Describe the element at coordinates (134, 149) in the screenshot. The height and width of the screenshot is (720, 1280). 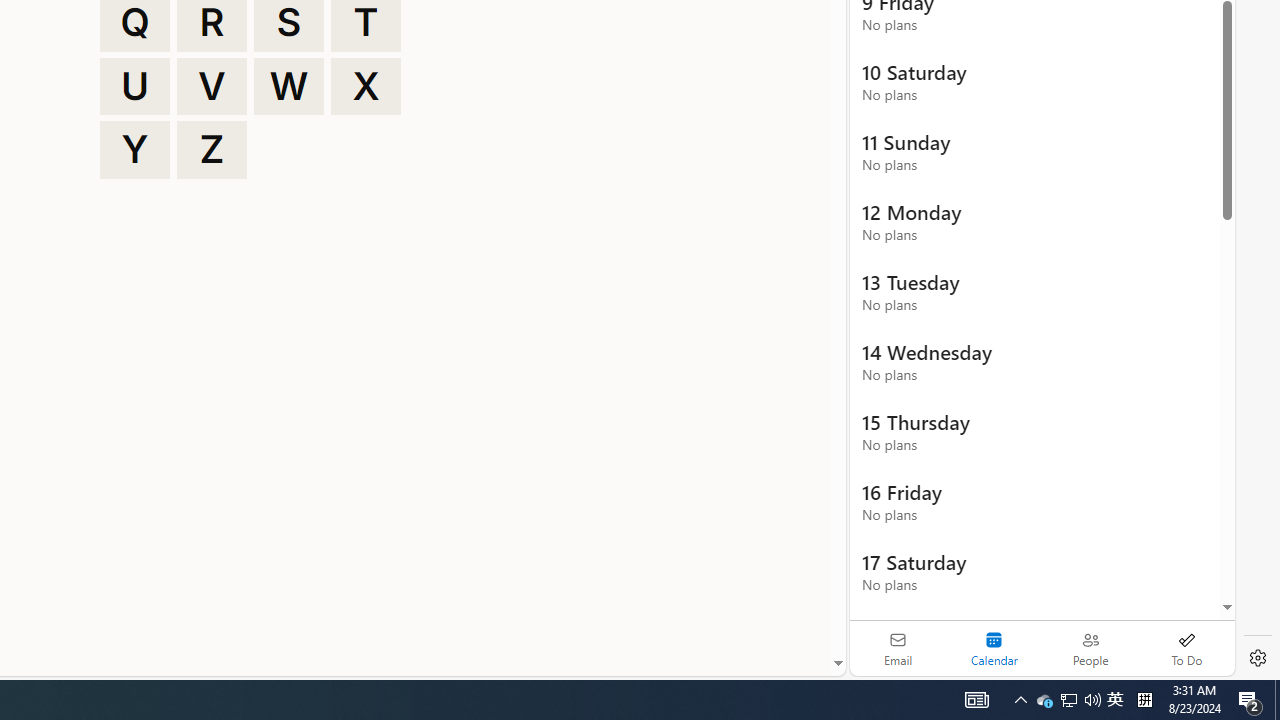
I see `'Y'` at that location.